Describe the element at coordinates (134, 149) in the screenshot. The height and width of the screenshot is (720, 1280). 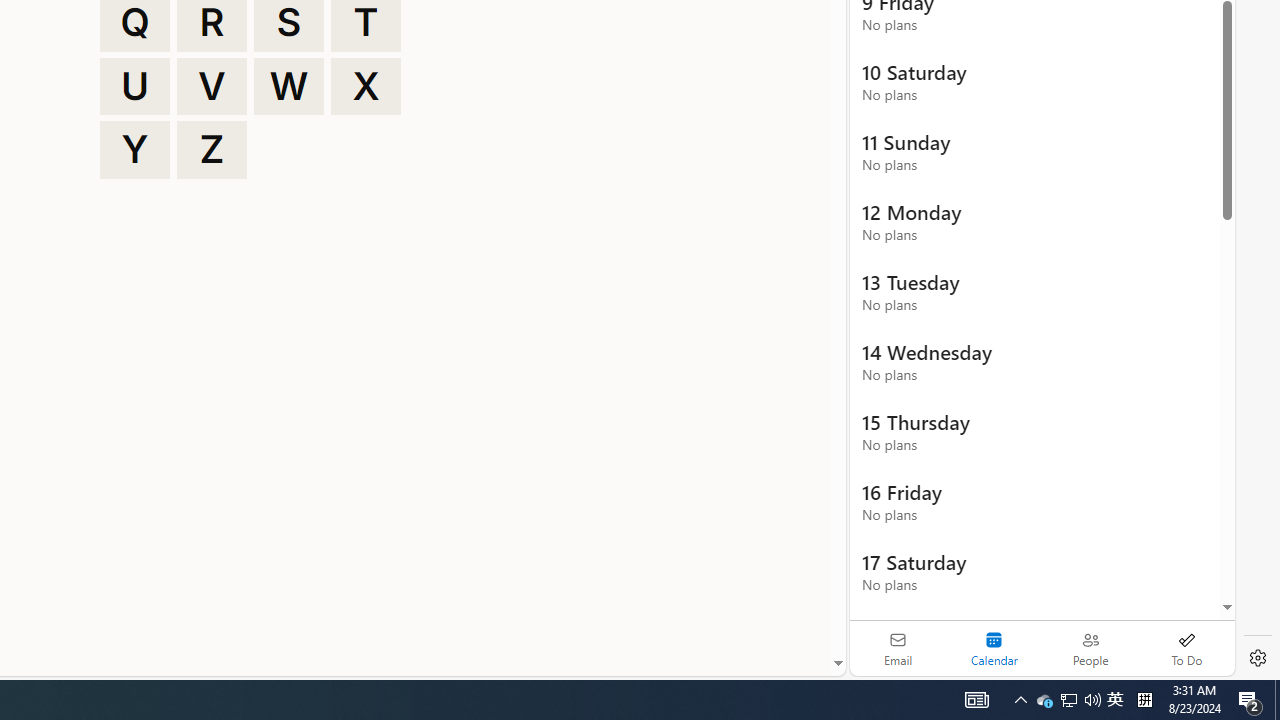
I see `'Y'` at that location.